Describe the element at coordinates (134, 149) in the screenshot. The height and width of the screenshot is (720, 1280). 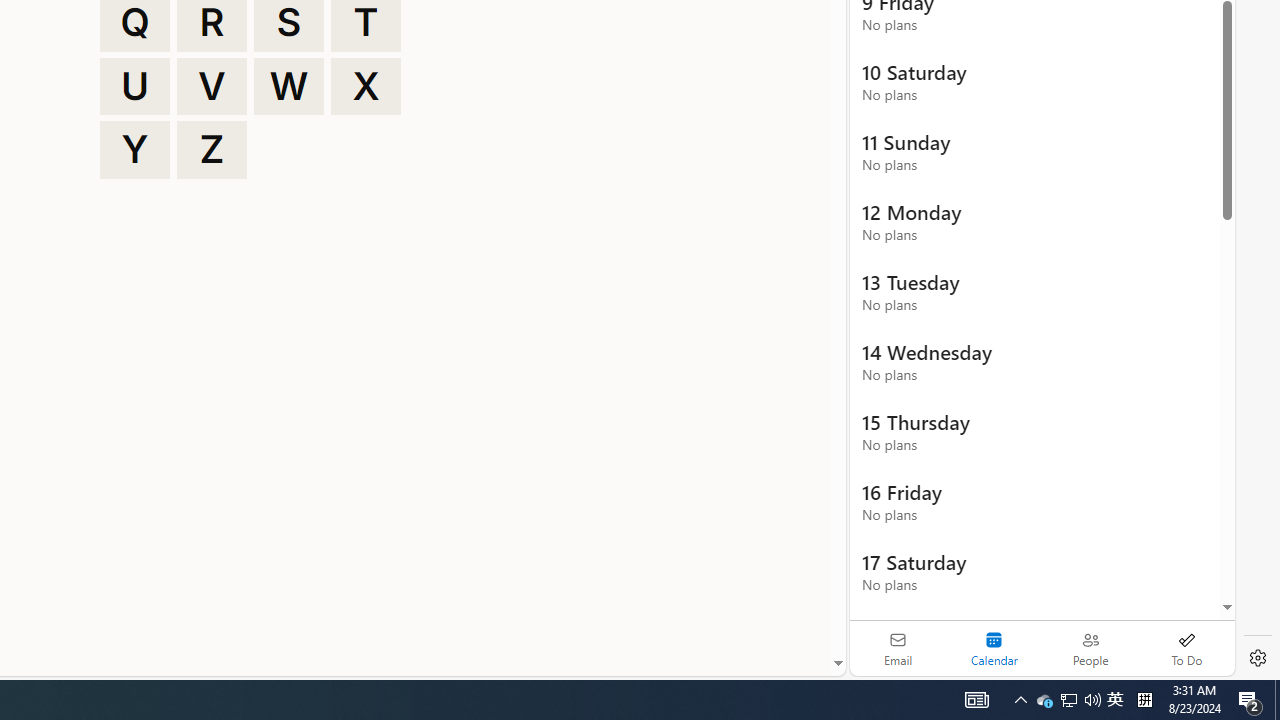
I see `'Y'` at that location.